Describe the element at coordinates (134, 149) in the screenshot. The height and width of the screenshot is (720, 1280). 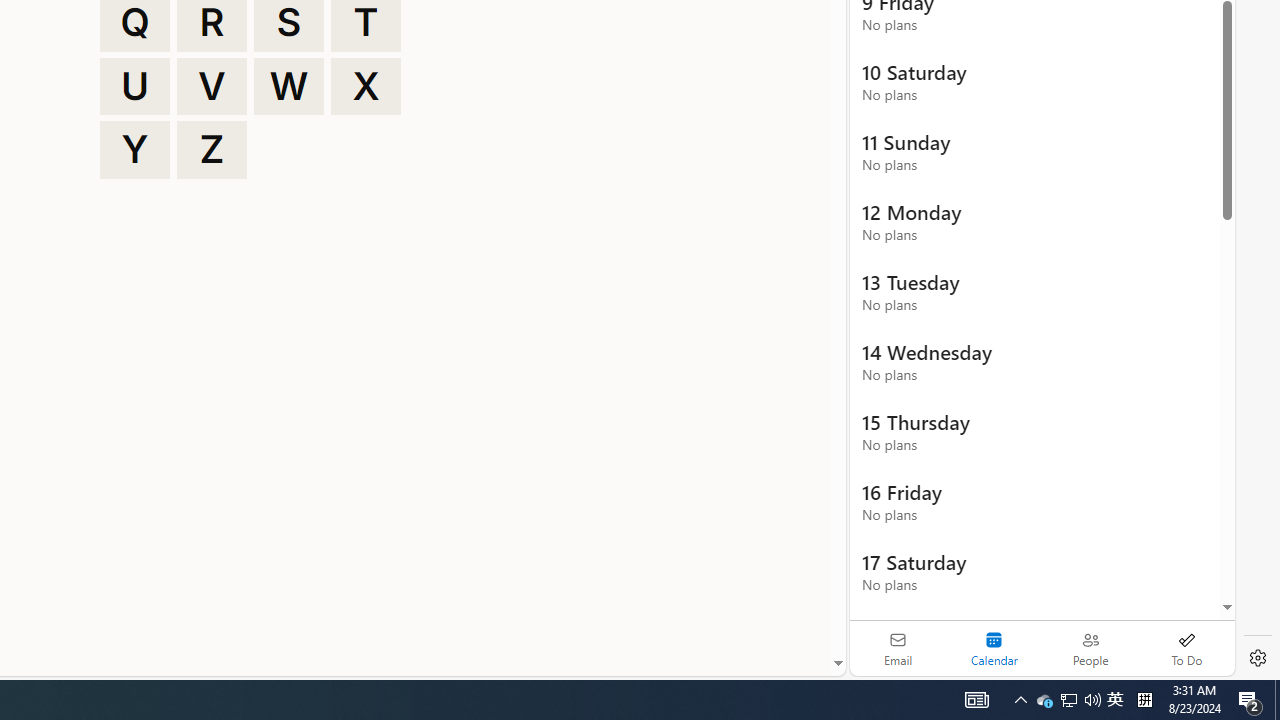
I see `'Y'` at that location.